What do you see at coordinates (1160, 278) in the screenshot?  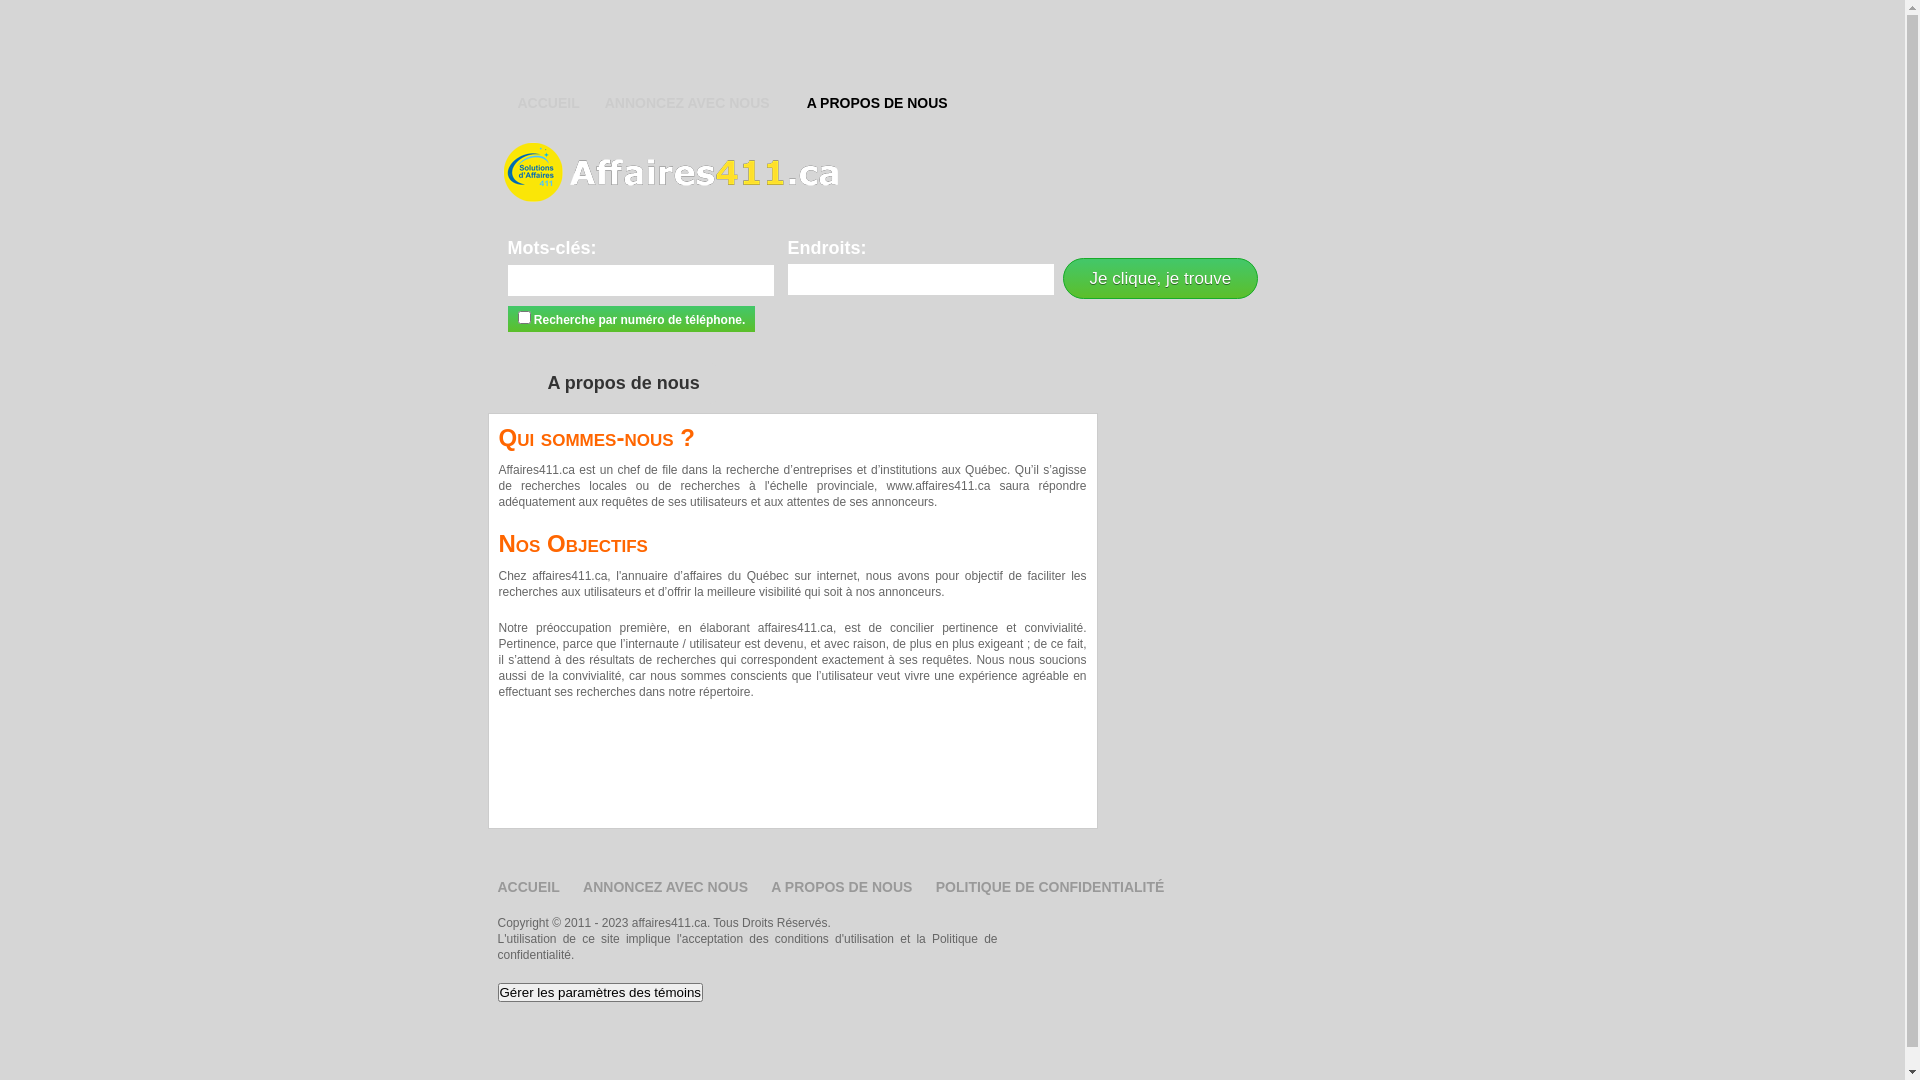 I see `'Je clique, je trouve'` at bounding box center [1160, 278].